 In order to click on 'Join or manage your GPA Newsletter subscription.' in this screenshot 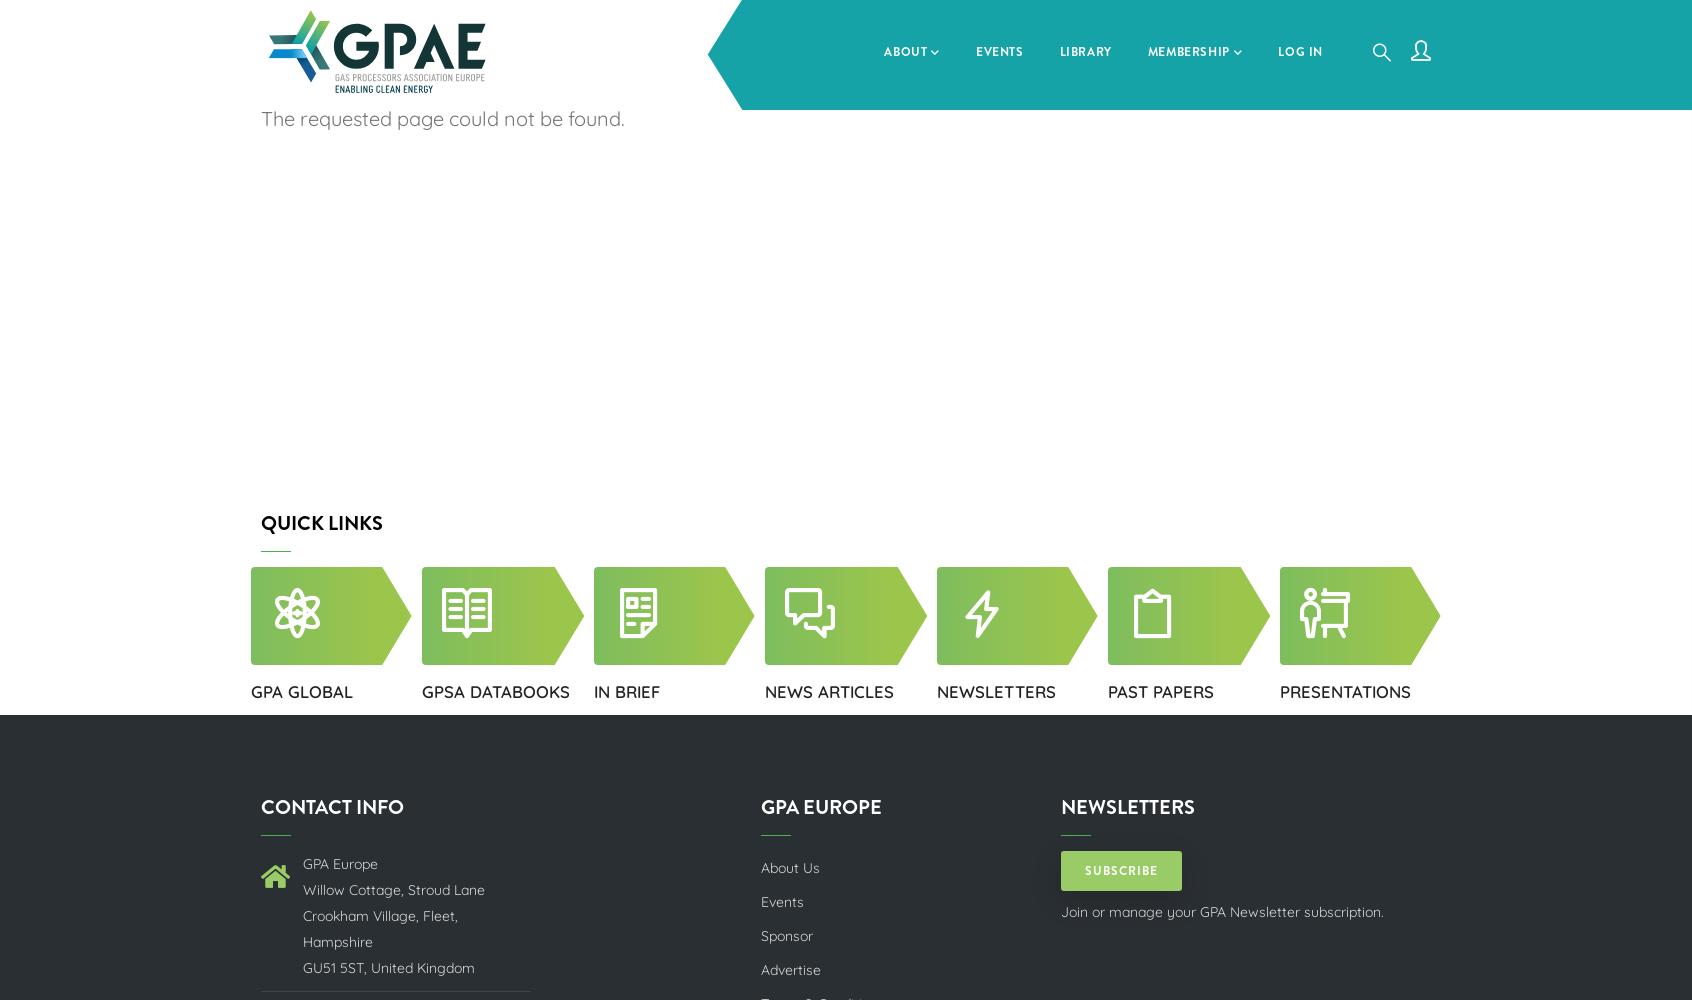, I will do `click(1222, 911)`.